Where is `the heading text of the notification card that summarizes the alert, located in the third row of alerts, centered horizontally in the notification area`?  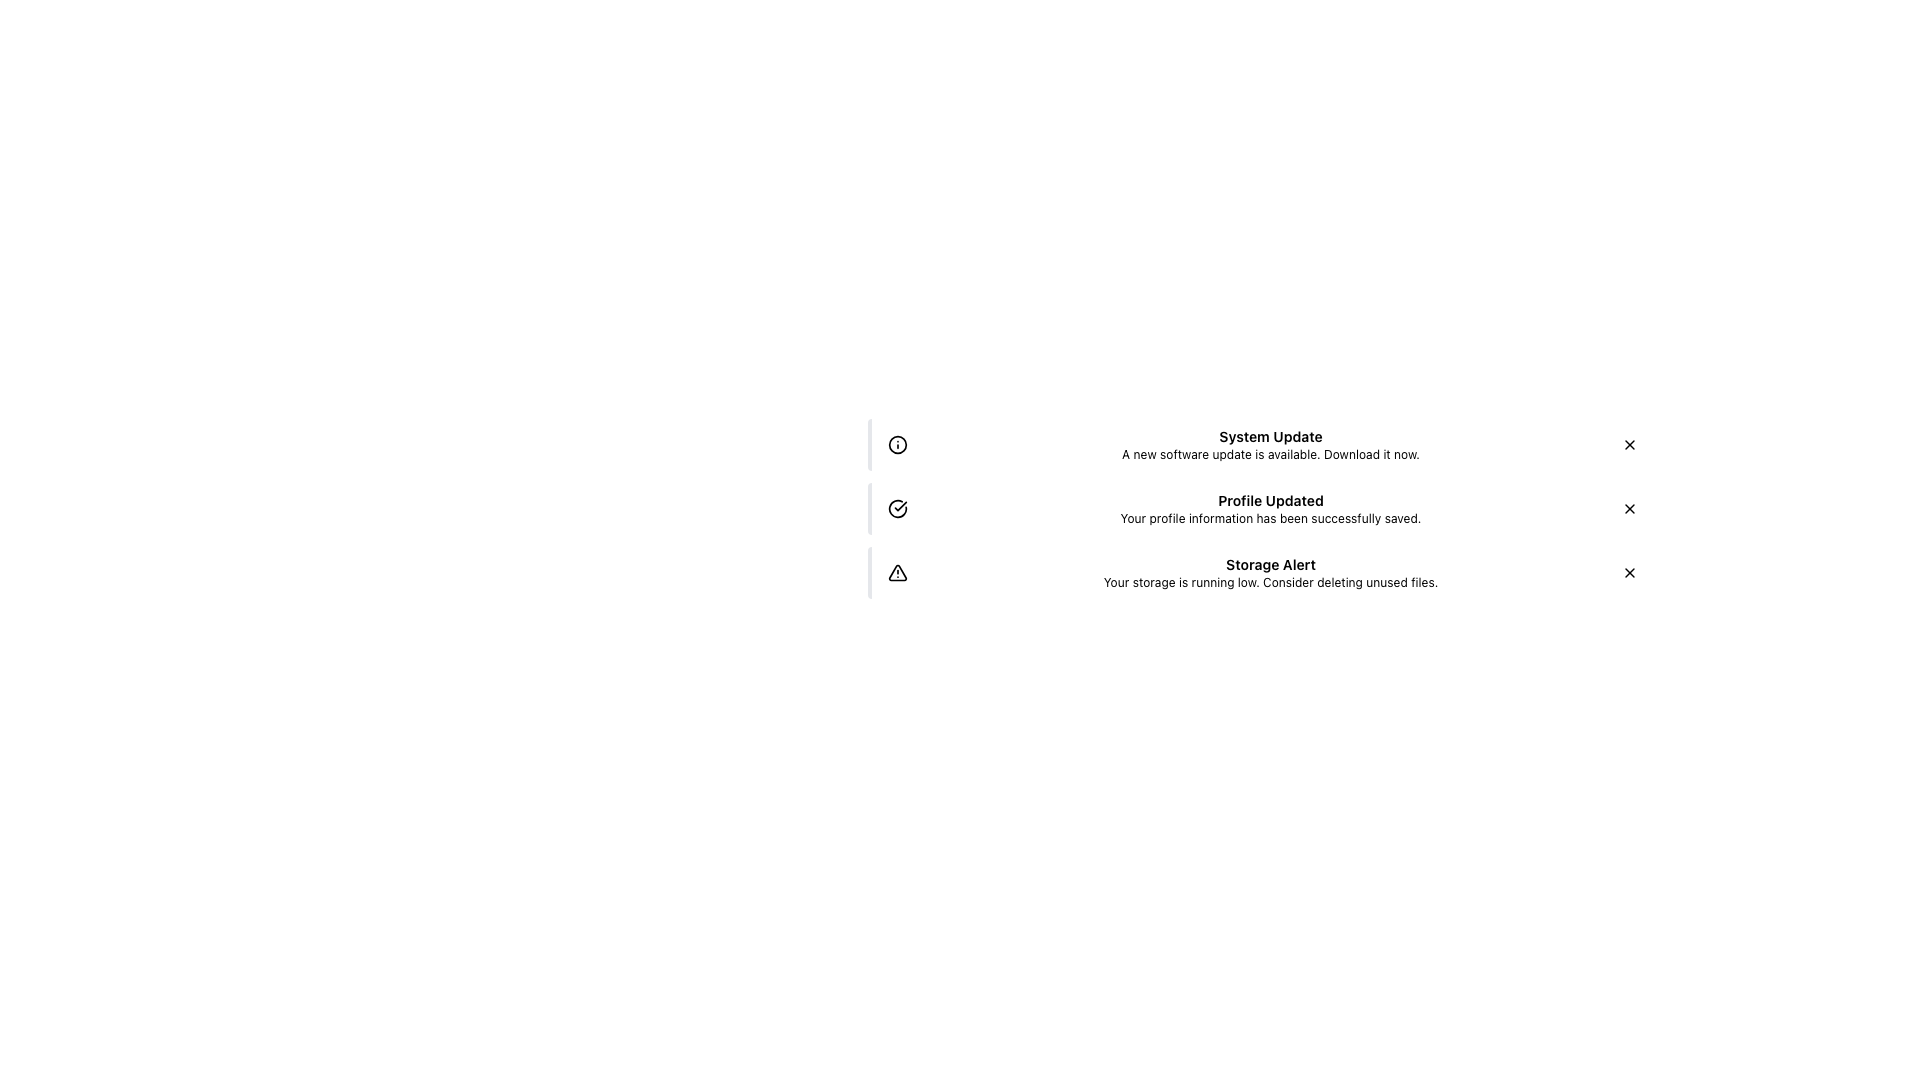
the heading text of the notification card that summarizes the alert, located in the third row of alerts, centered horizontally in the notification area is located at coordinates (1270, 564).